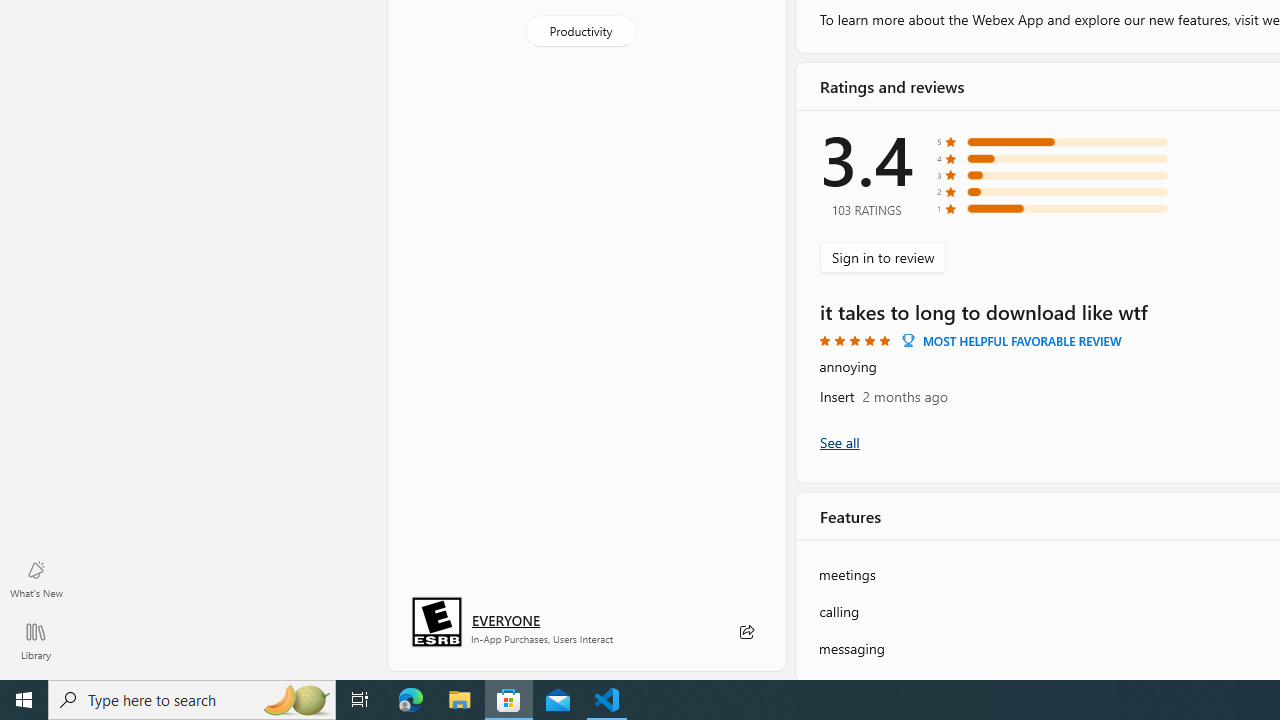 This screenshot has width=1280, height=720. What do you see at coordinates (882, 256) in the screenshot?
I see `'Sign in to review'` at bounding box center [882, 256].